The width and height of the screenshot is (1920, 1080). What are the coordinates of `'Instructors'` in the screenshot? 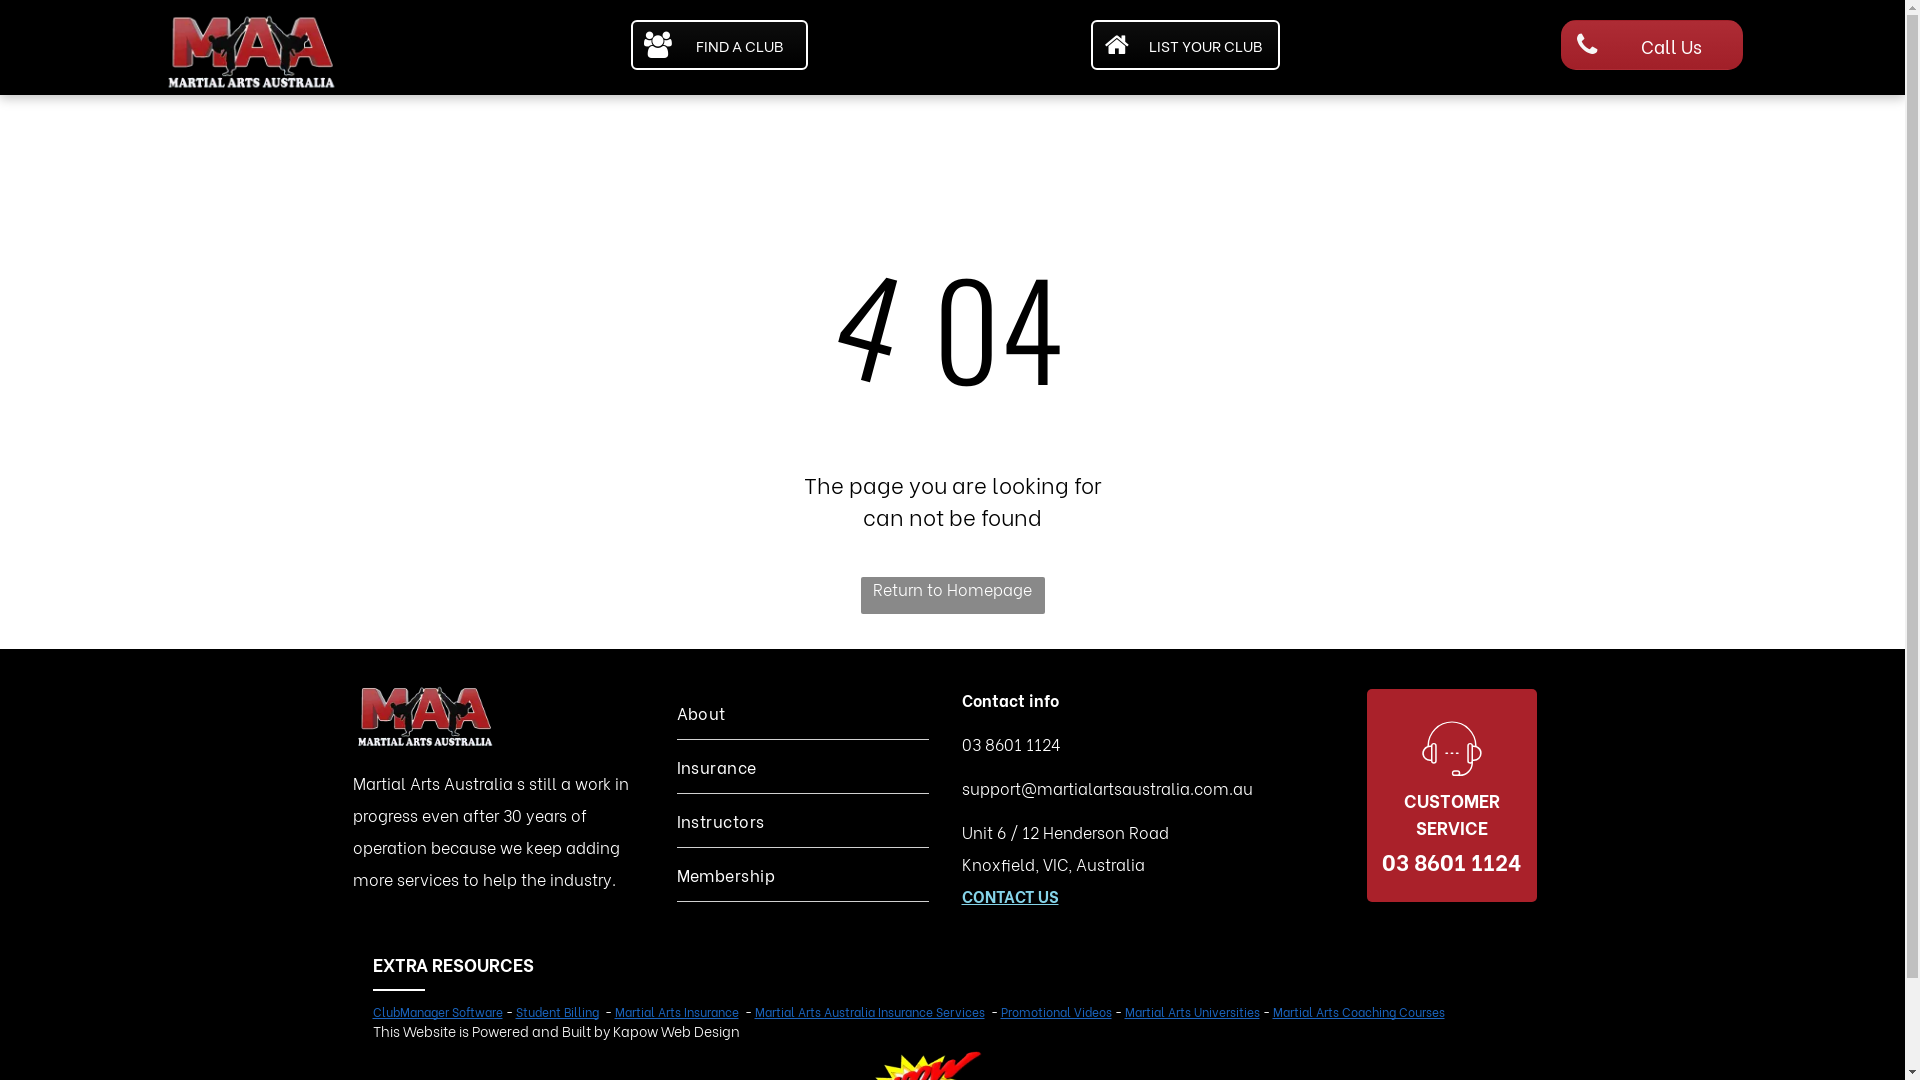 It's located at (801, 820).